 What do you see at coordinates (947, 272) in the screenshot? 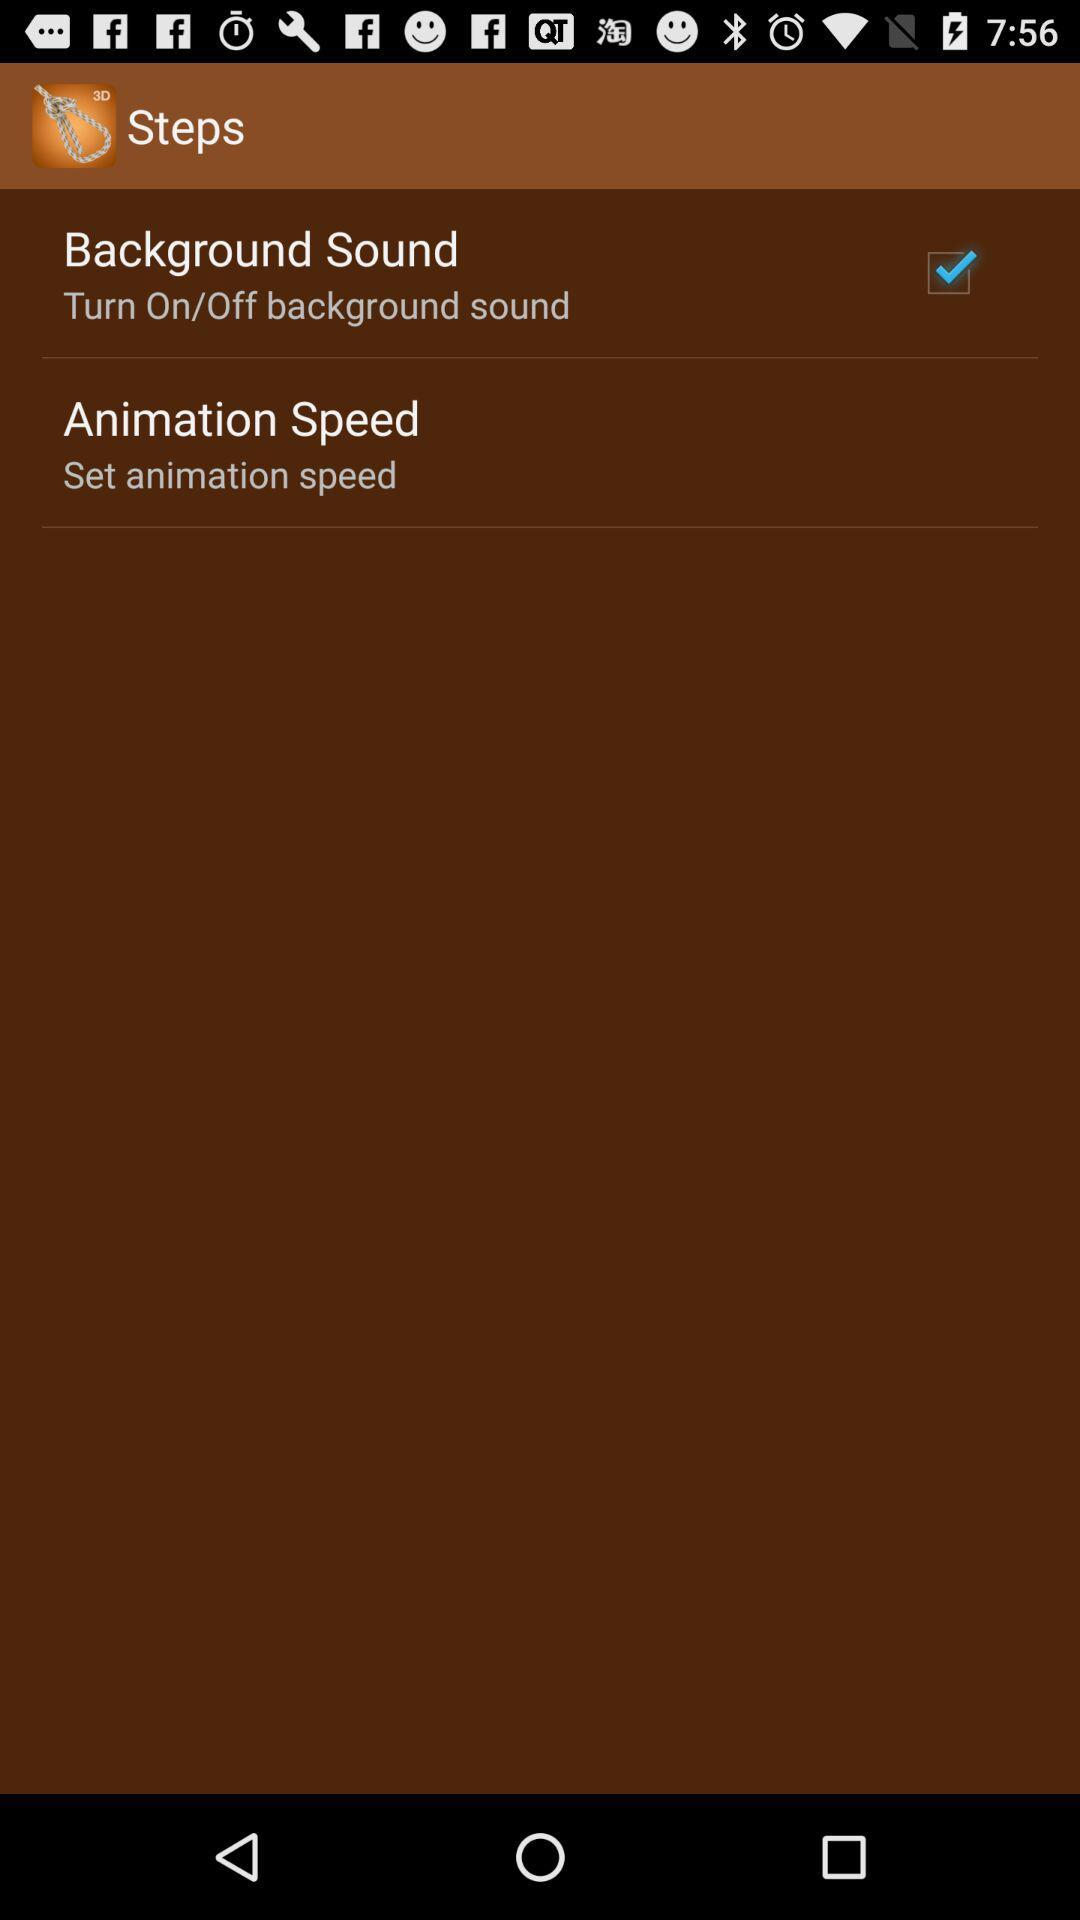
I see `the item at the top right corner` at bounding box center [947, 272].